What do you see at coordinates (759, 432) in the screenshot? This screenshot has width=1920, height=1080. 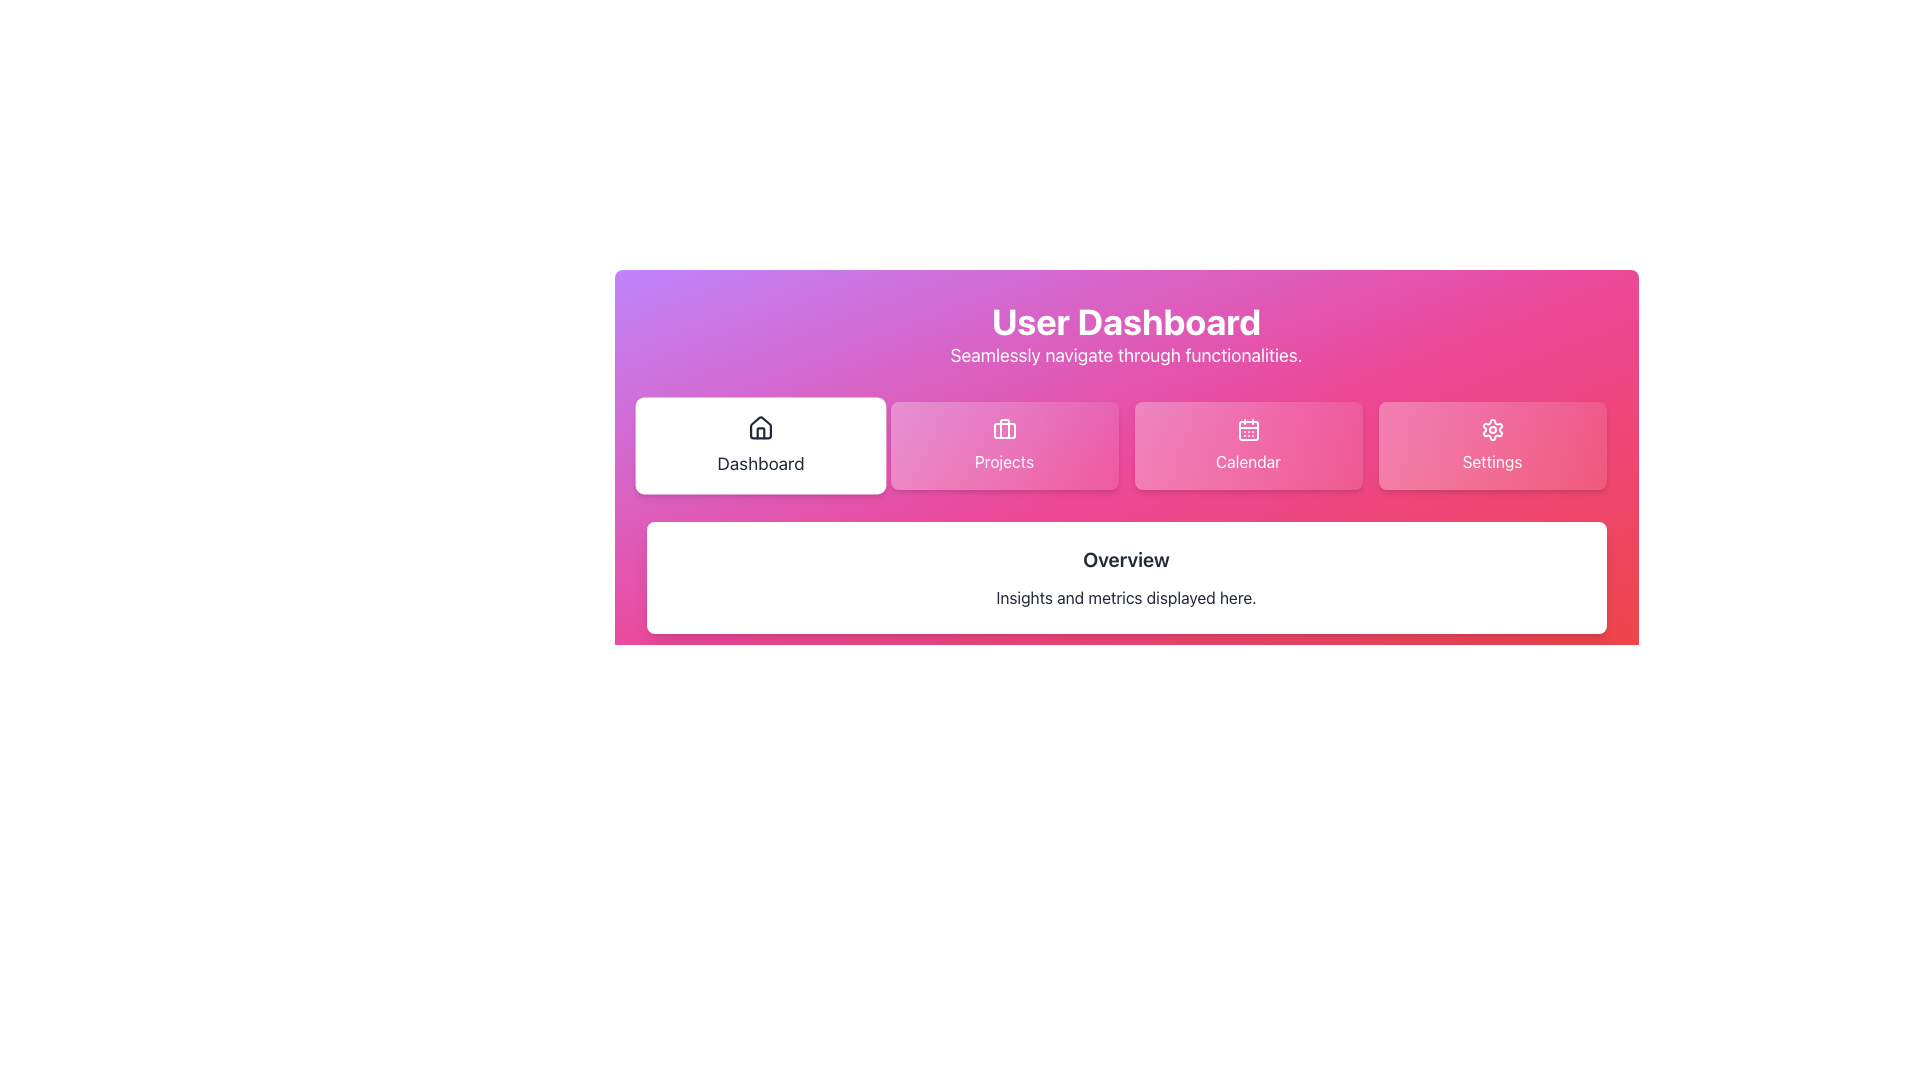 I see `the central vertical line of the house icon, which represents the door` at bounding box center [759, 432].